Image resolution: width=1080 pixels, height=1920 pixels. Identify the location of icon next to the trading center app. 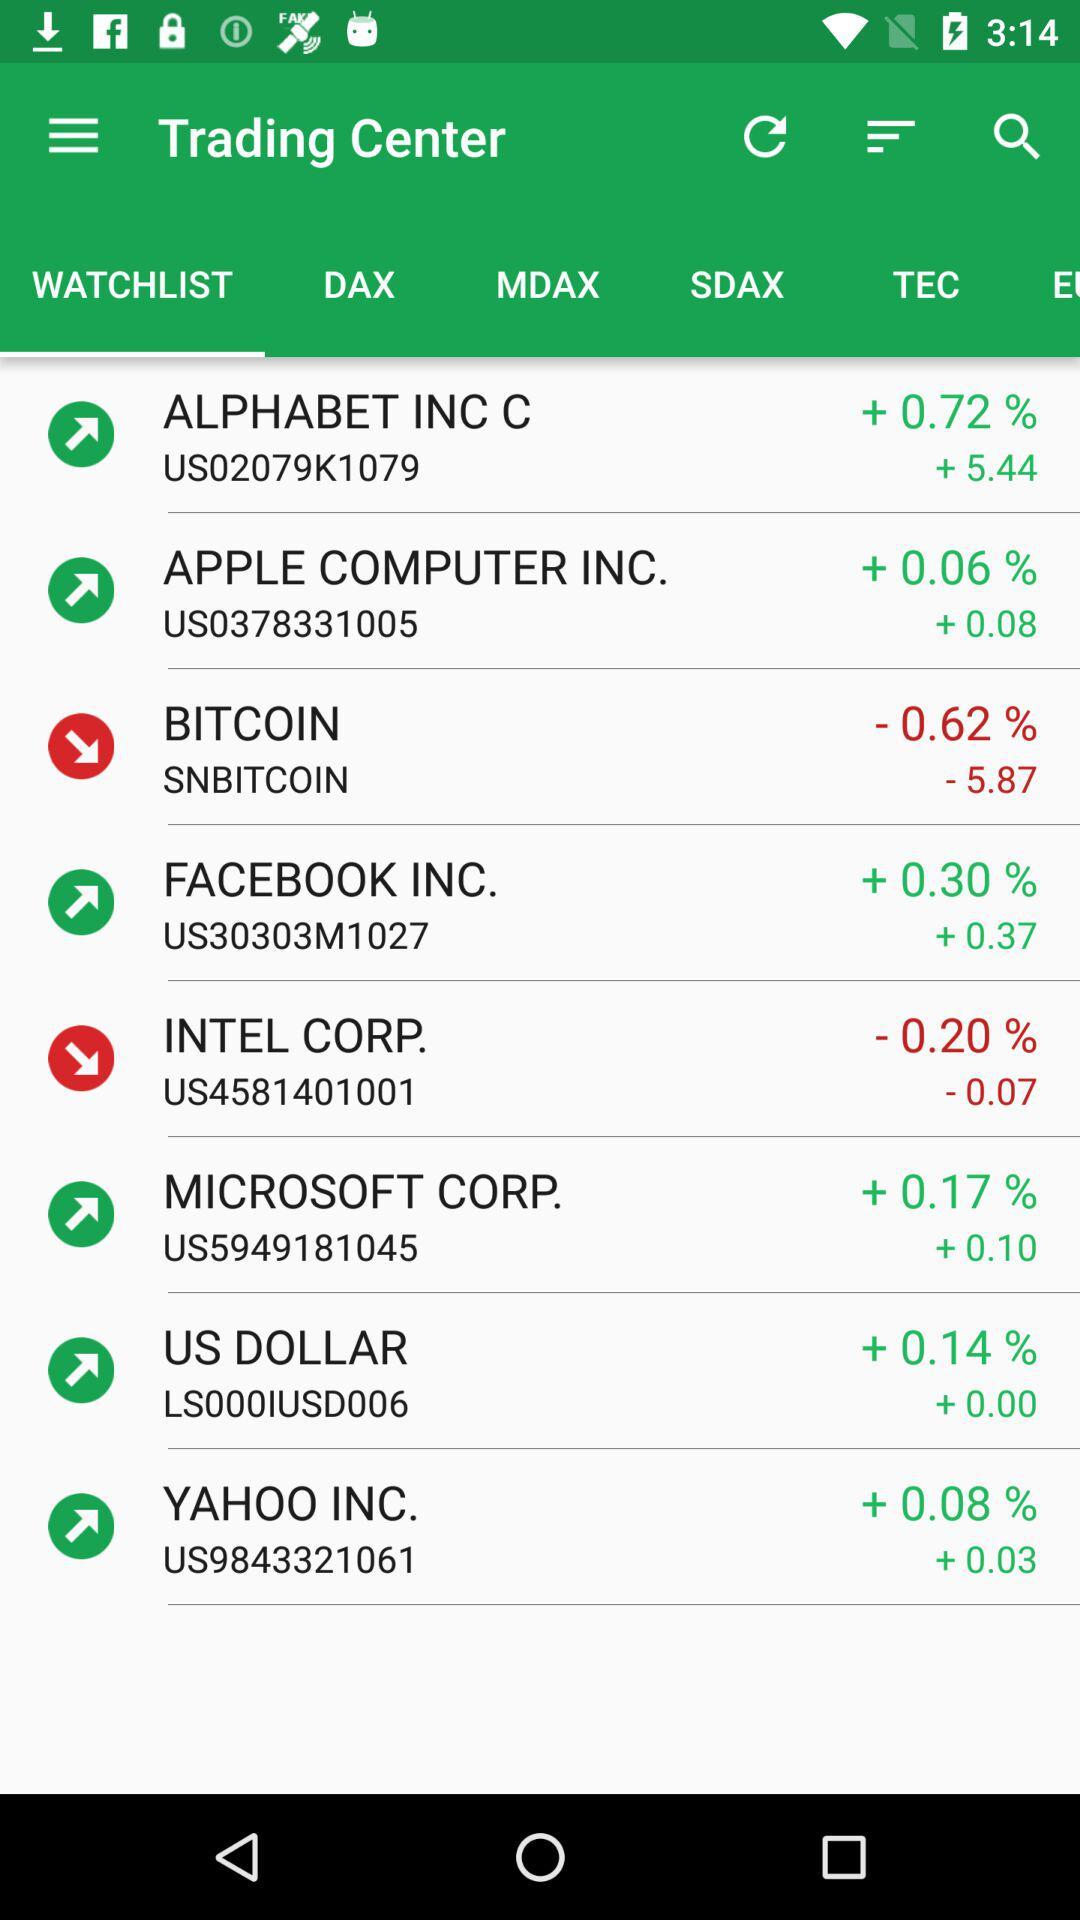
(72, 135).